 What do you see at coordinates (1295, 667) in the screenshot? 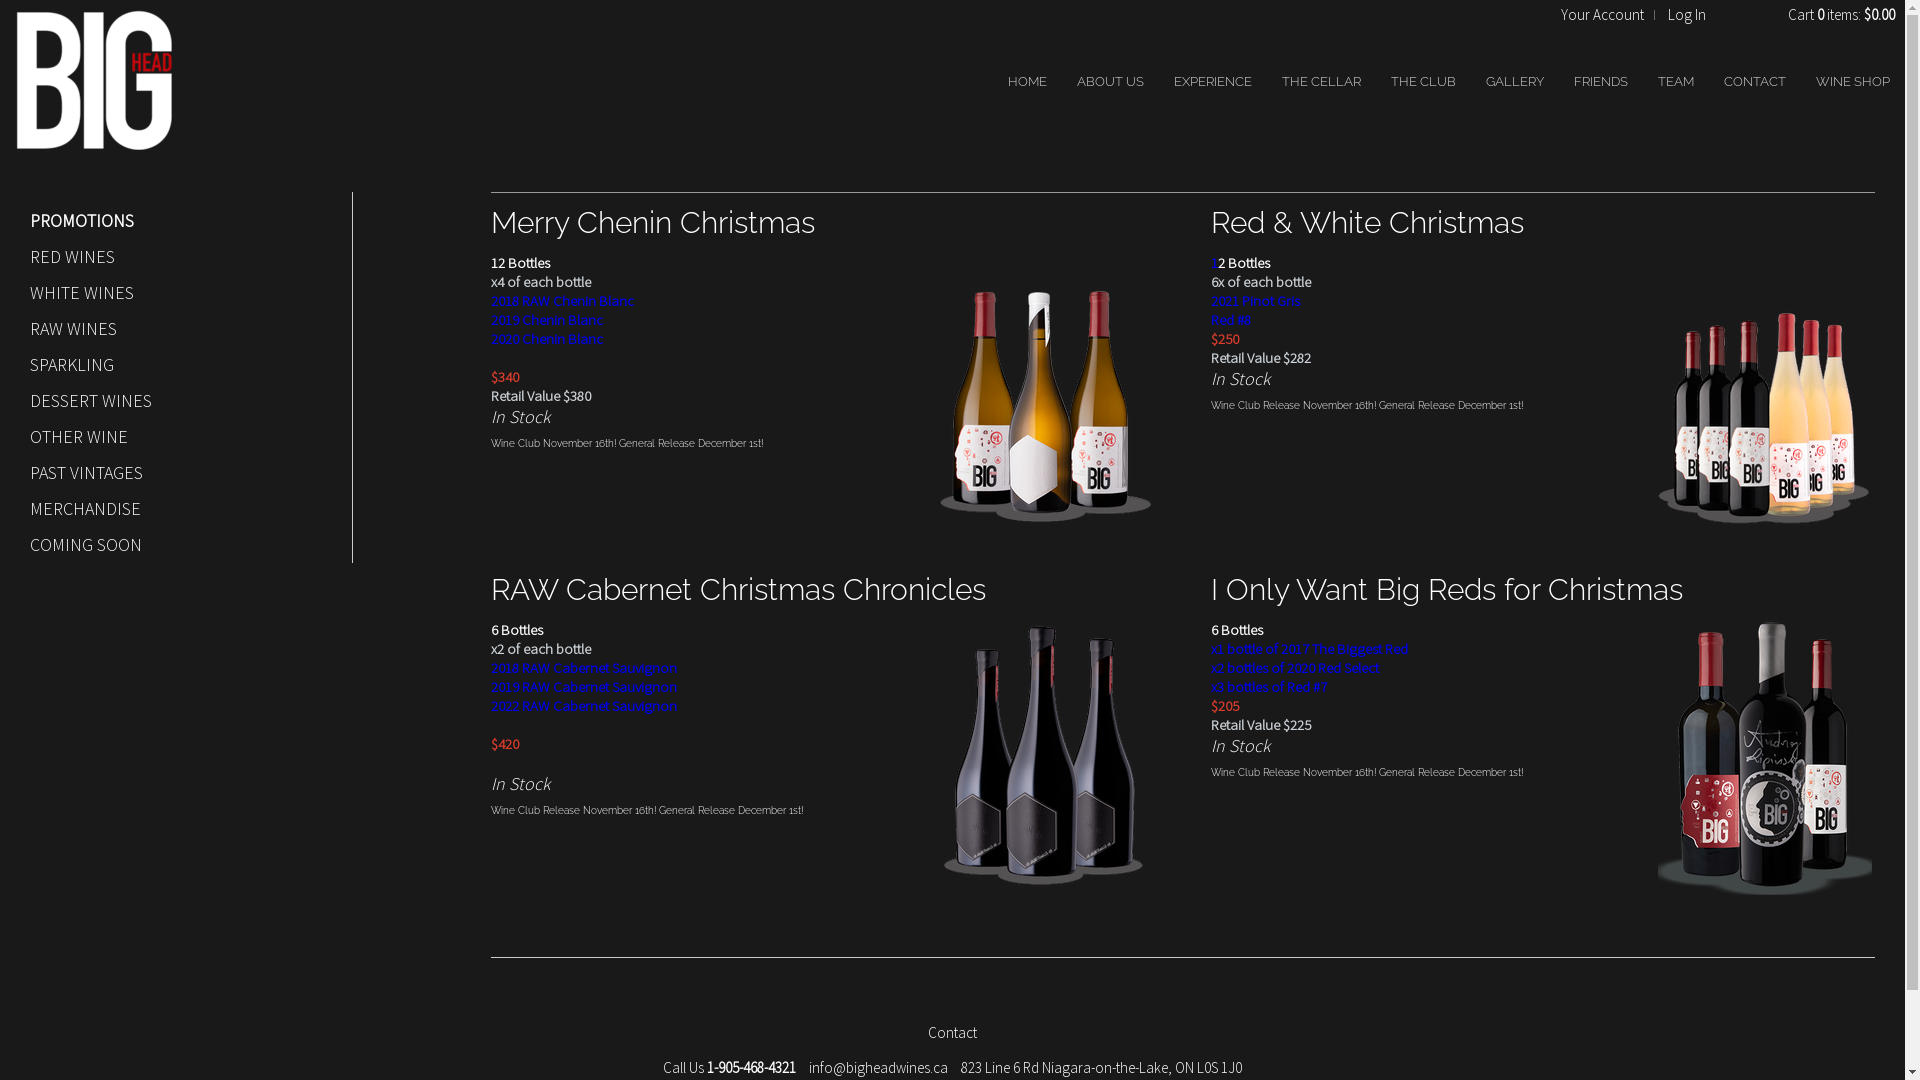
I see `'x2 bottles of 2020 Red Select'` at bounding box center [1295, 667].